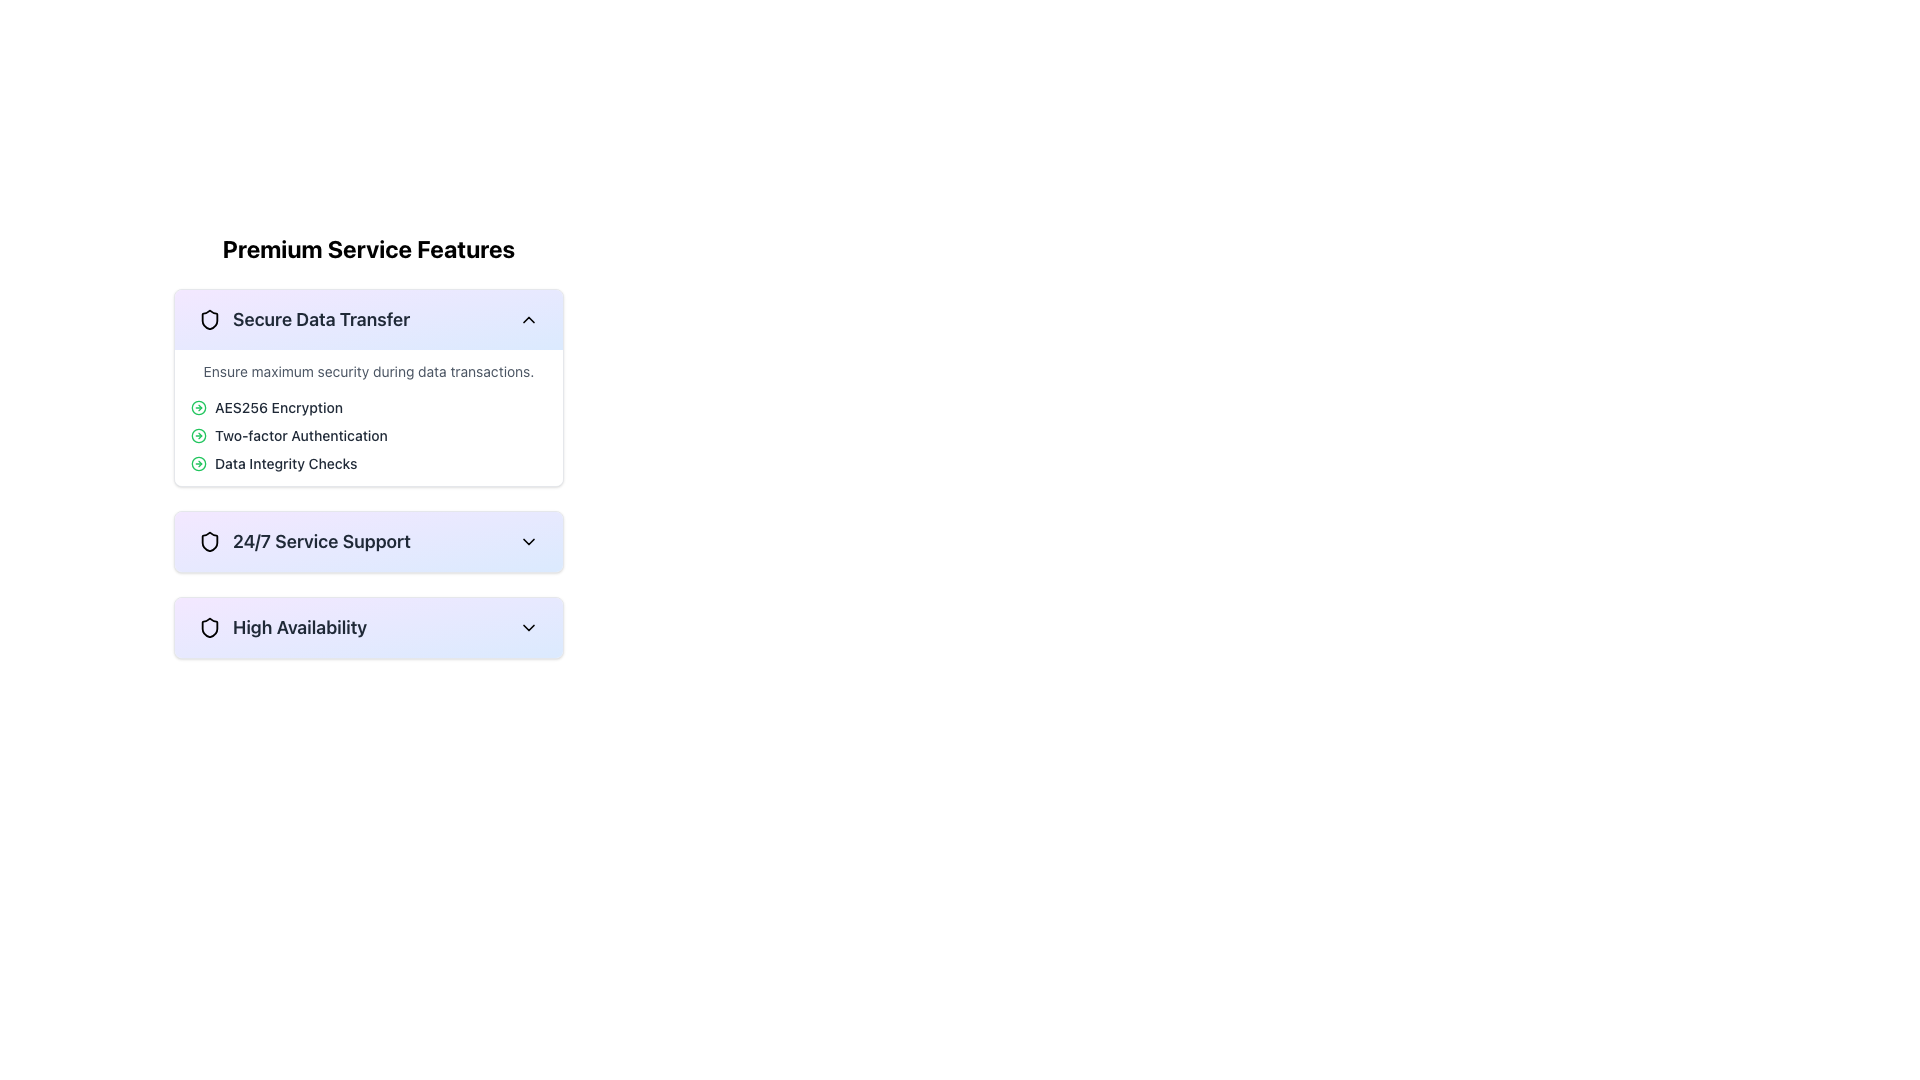  What do you see at coordinates (198, 434) in the screenshot?
I see `the circular shape component within the SVG icon located in the right section of the 'Secure Data Transfer' card for navigation` at bounding box center [198, 434].